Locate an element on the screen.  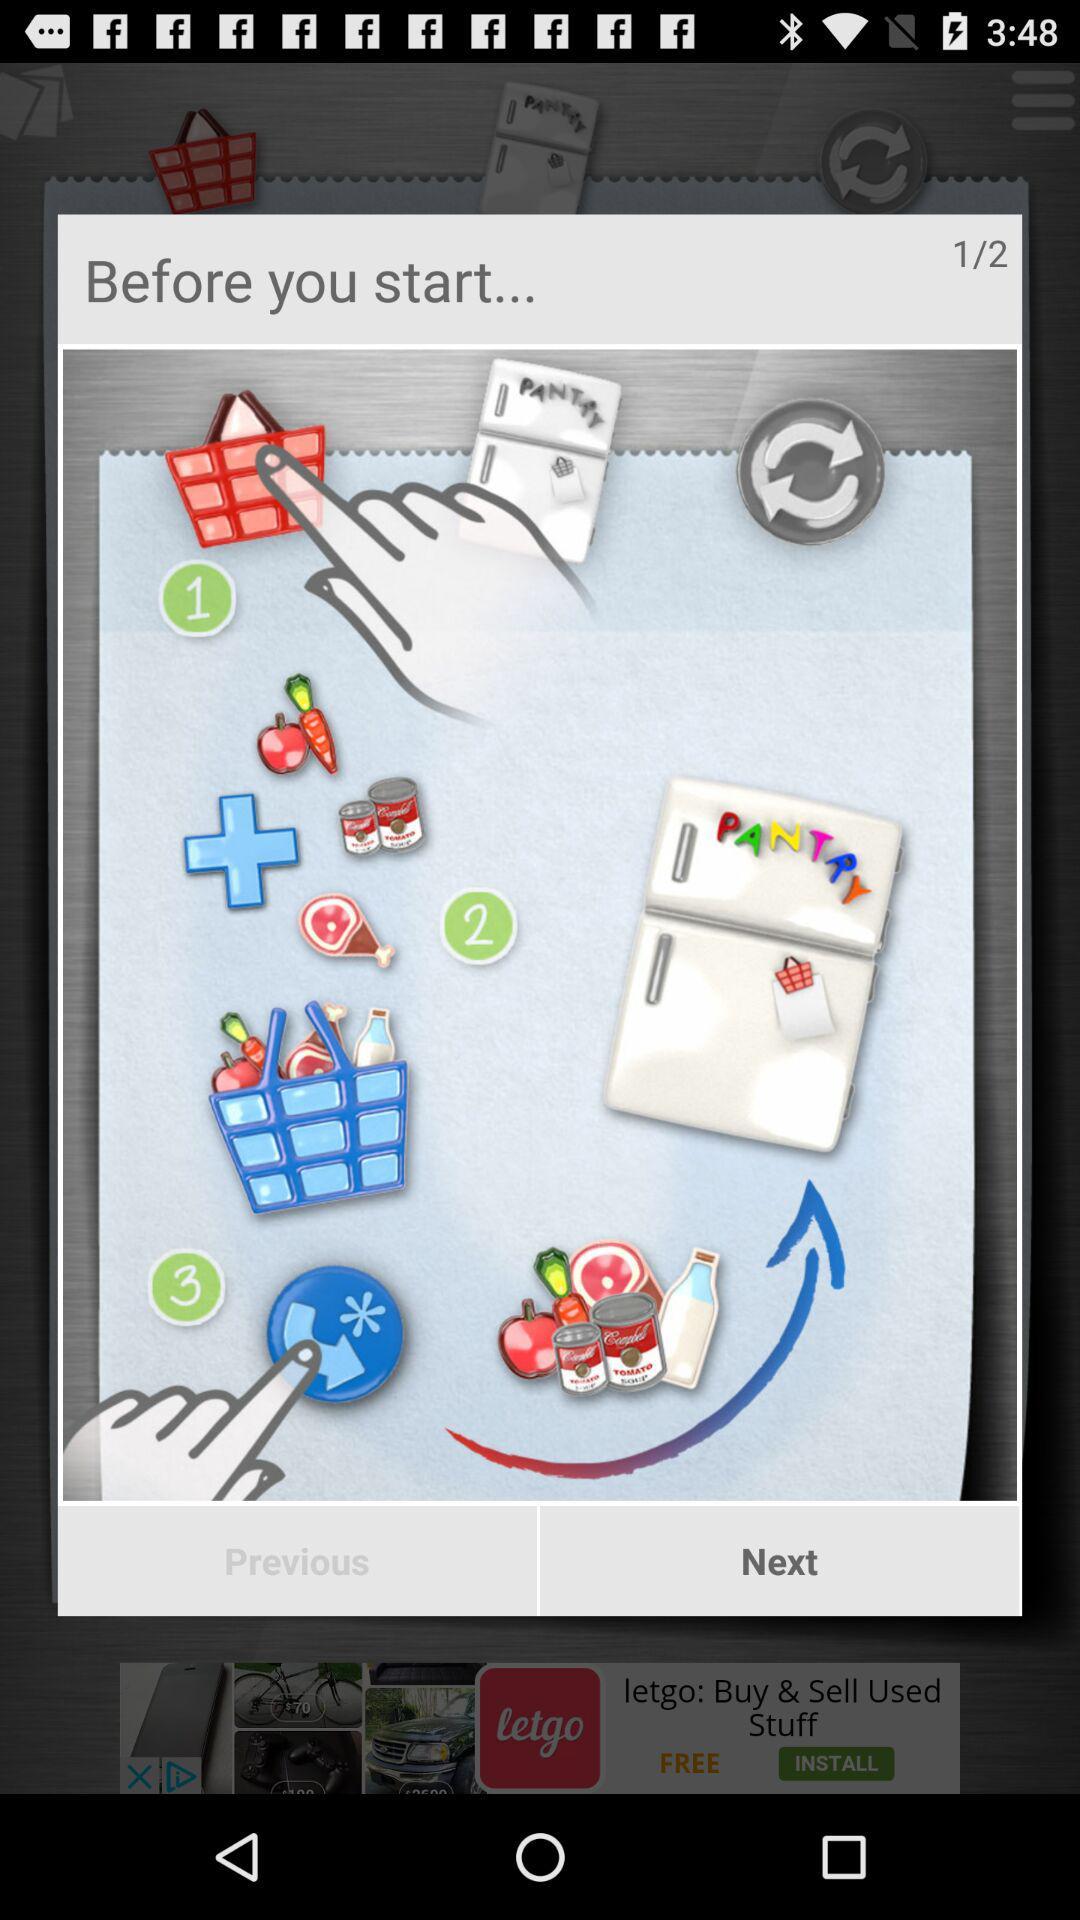
the item to the left of next is located at coordinates (297, 1560).